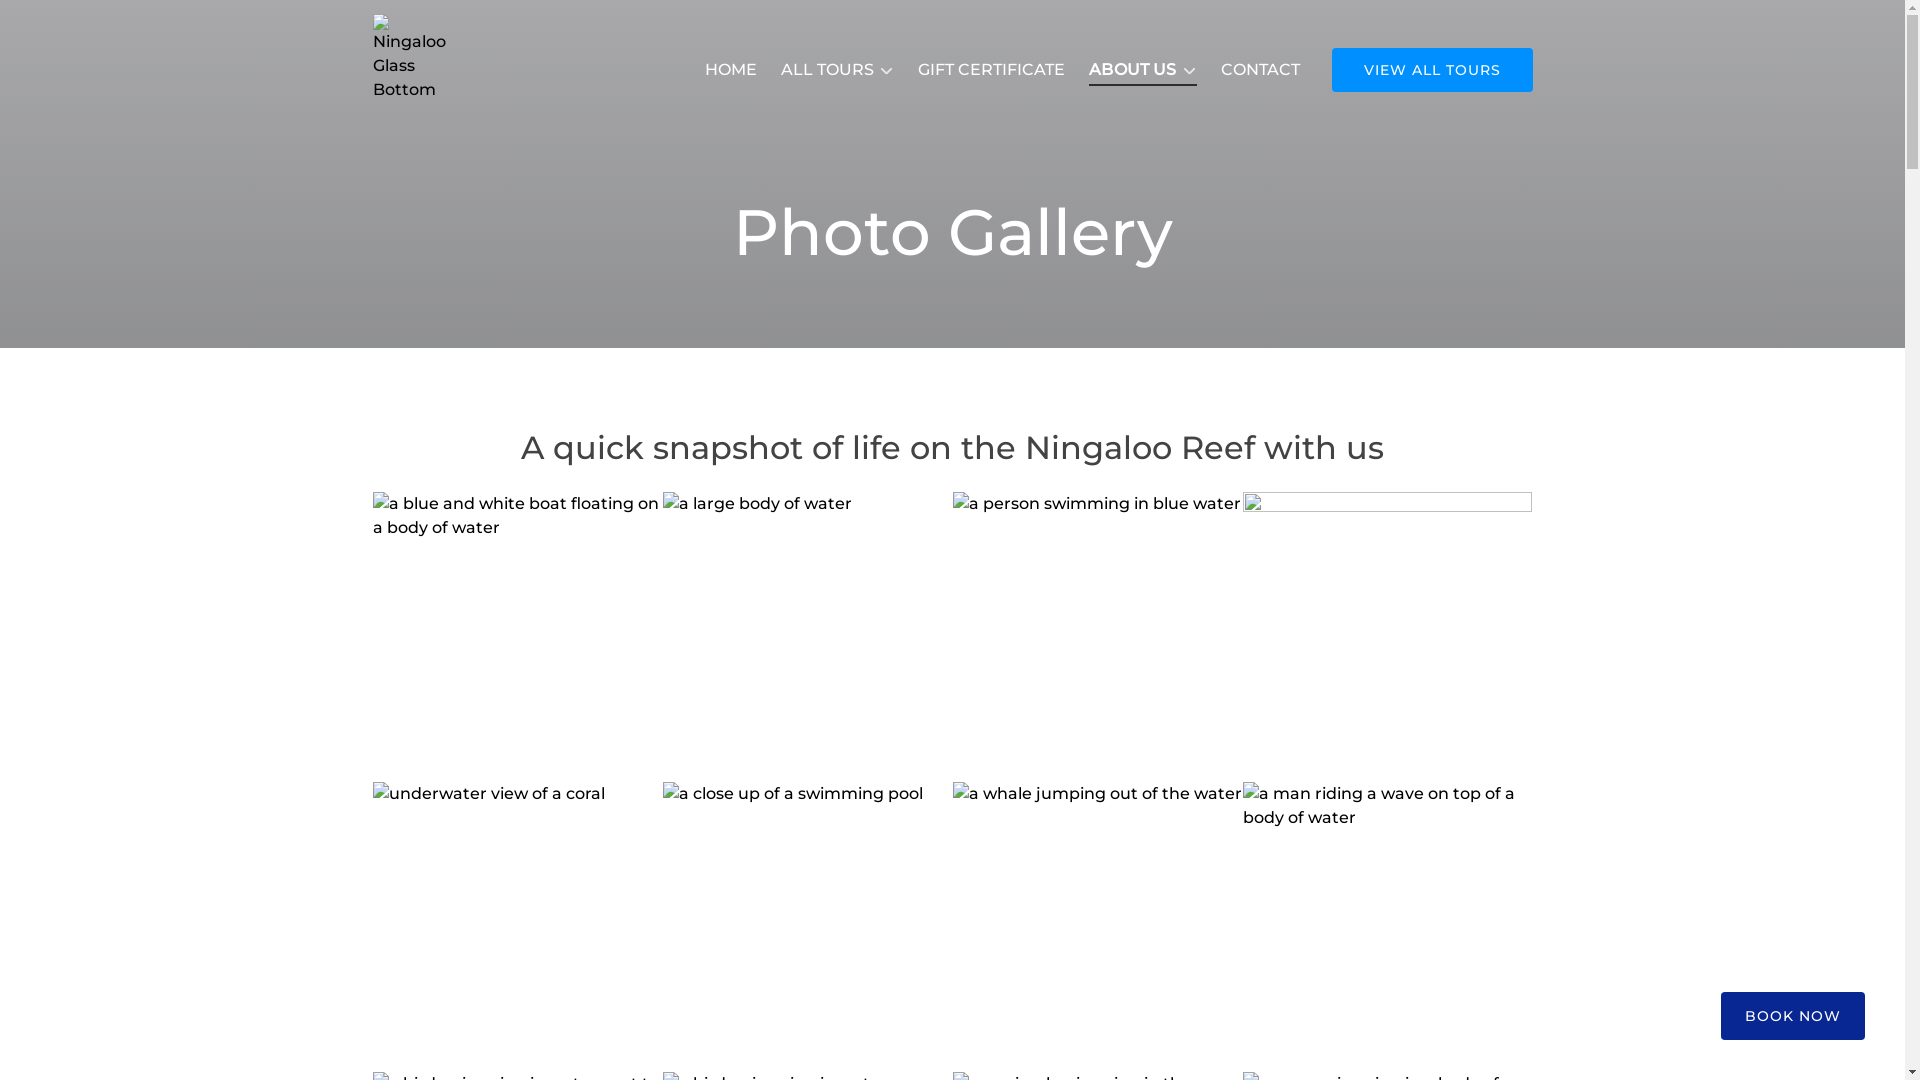 Image resolution: width=1920 pixels, height=1080 pixels. Describe the element at coordinates (117, 22) in the screenshot. I see `'Skip to primary navigation'` at that location.